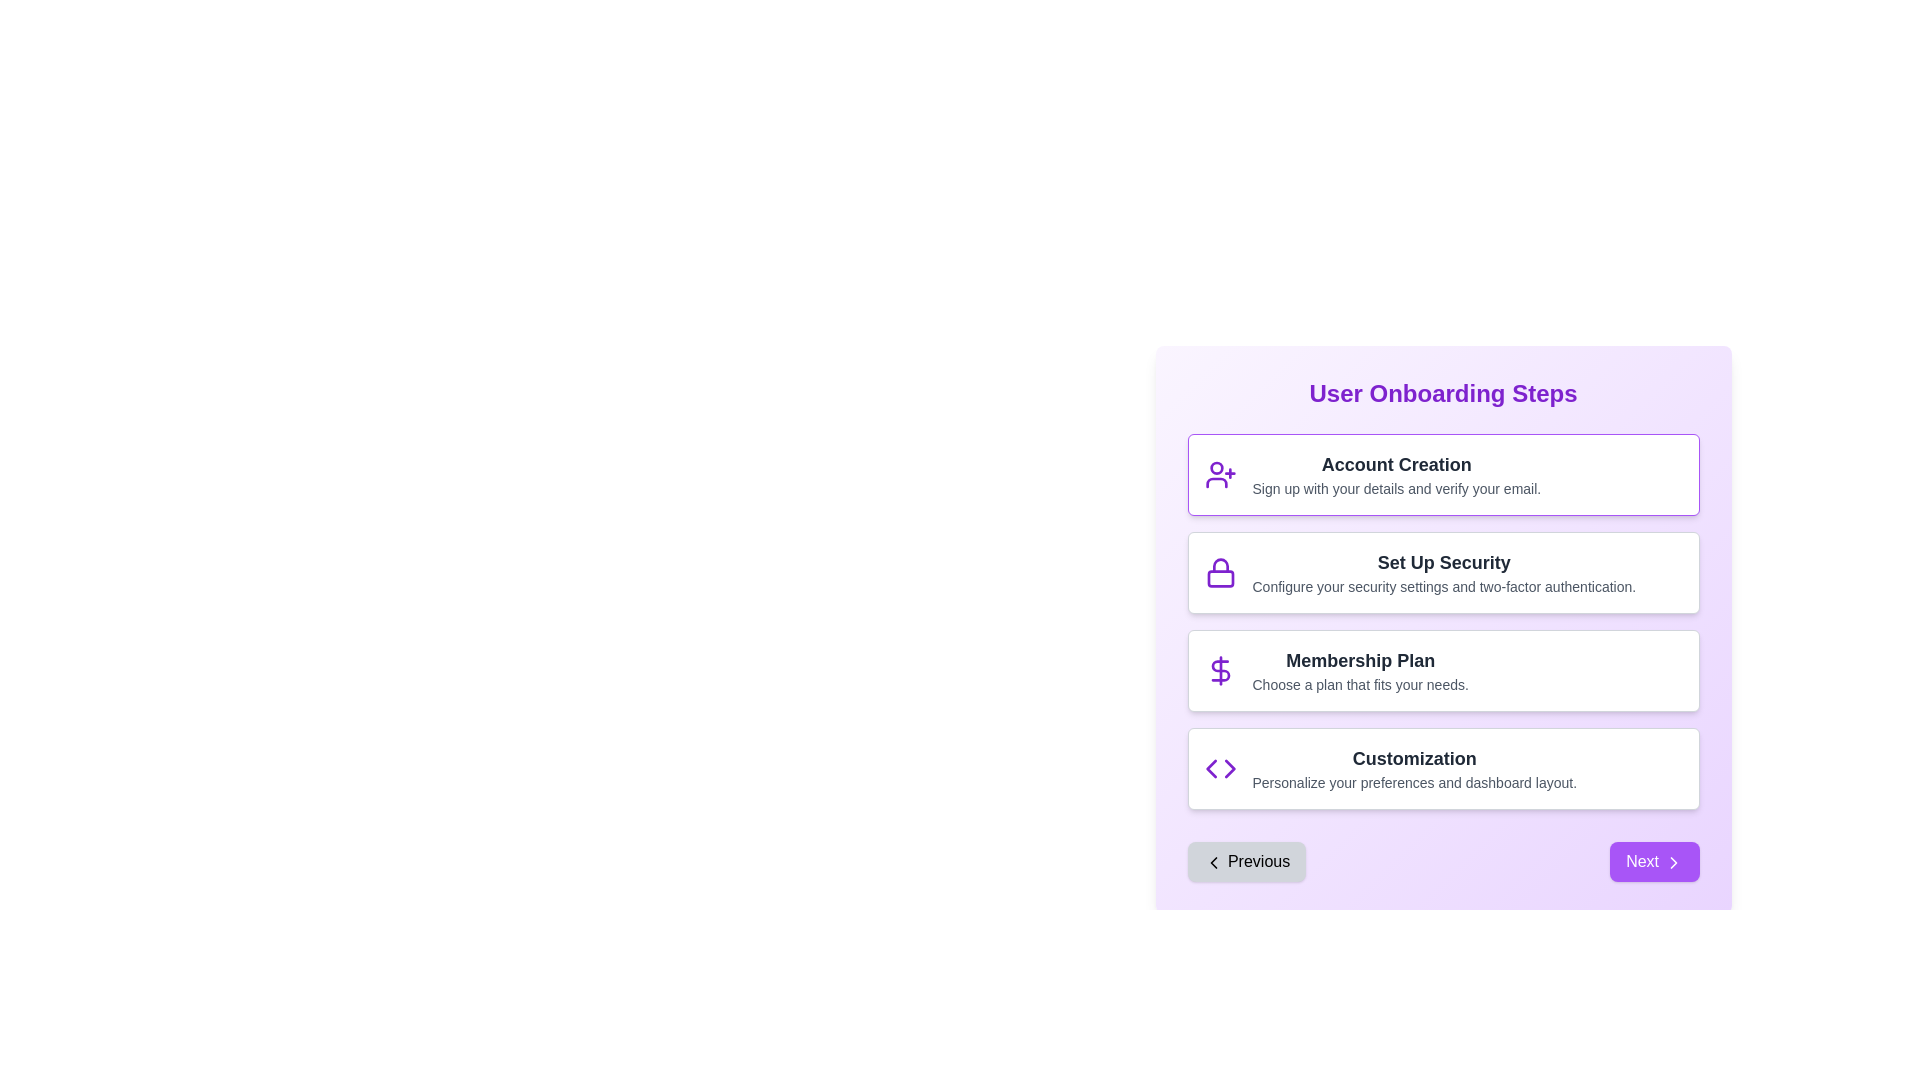  Describe the element at coordinates (1210, 767) in the screenshot. I see `the left-pointing arrow symbol, which is part of the 'Previous' button located in the bottom-left corner of the interface` at that location.